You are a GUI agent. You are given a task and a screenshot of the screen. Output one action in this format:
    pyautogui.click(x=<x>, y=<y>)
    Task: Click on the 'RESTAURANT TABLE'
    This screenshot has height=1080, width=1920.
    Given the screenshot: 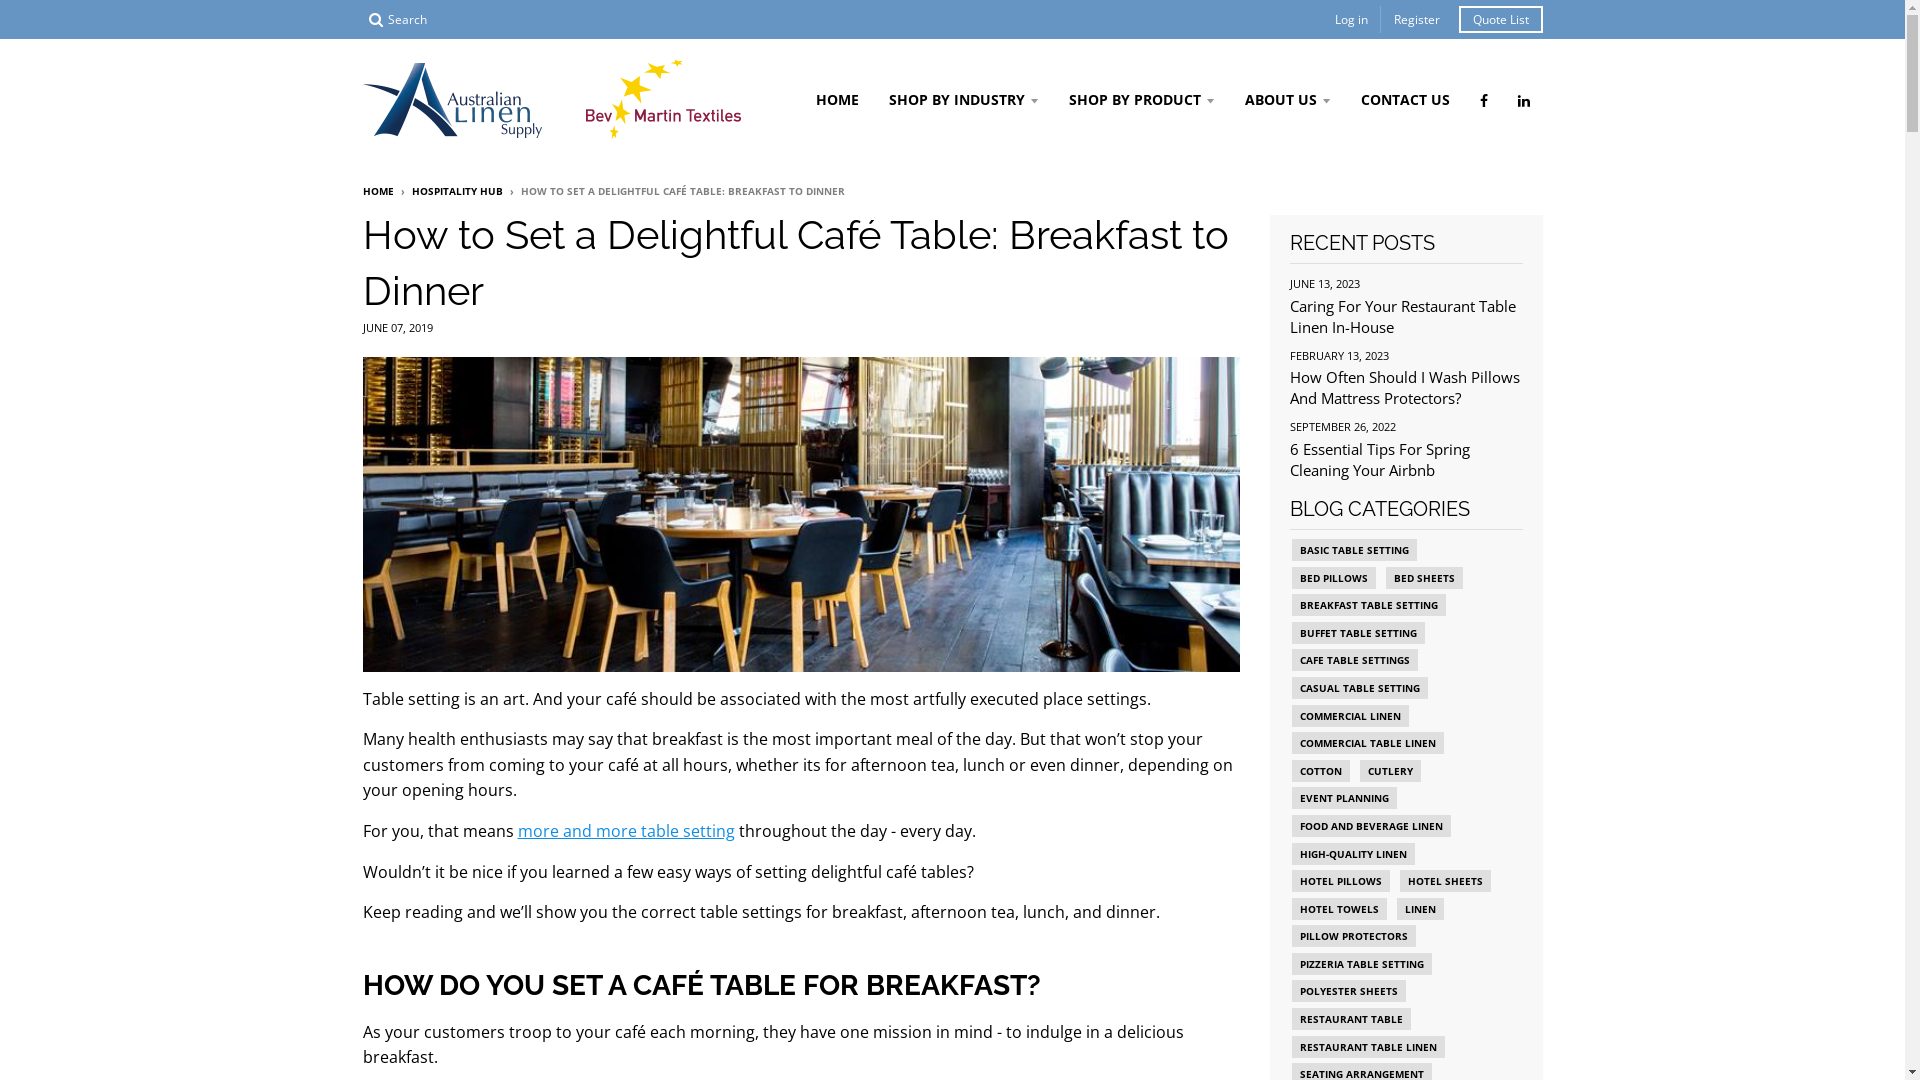 What is the action you would take?
    pyautogui.click(x=1297, y=1018)
    